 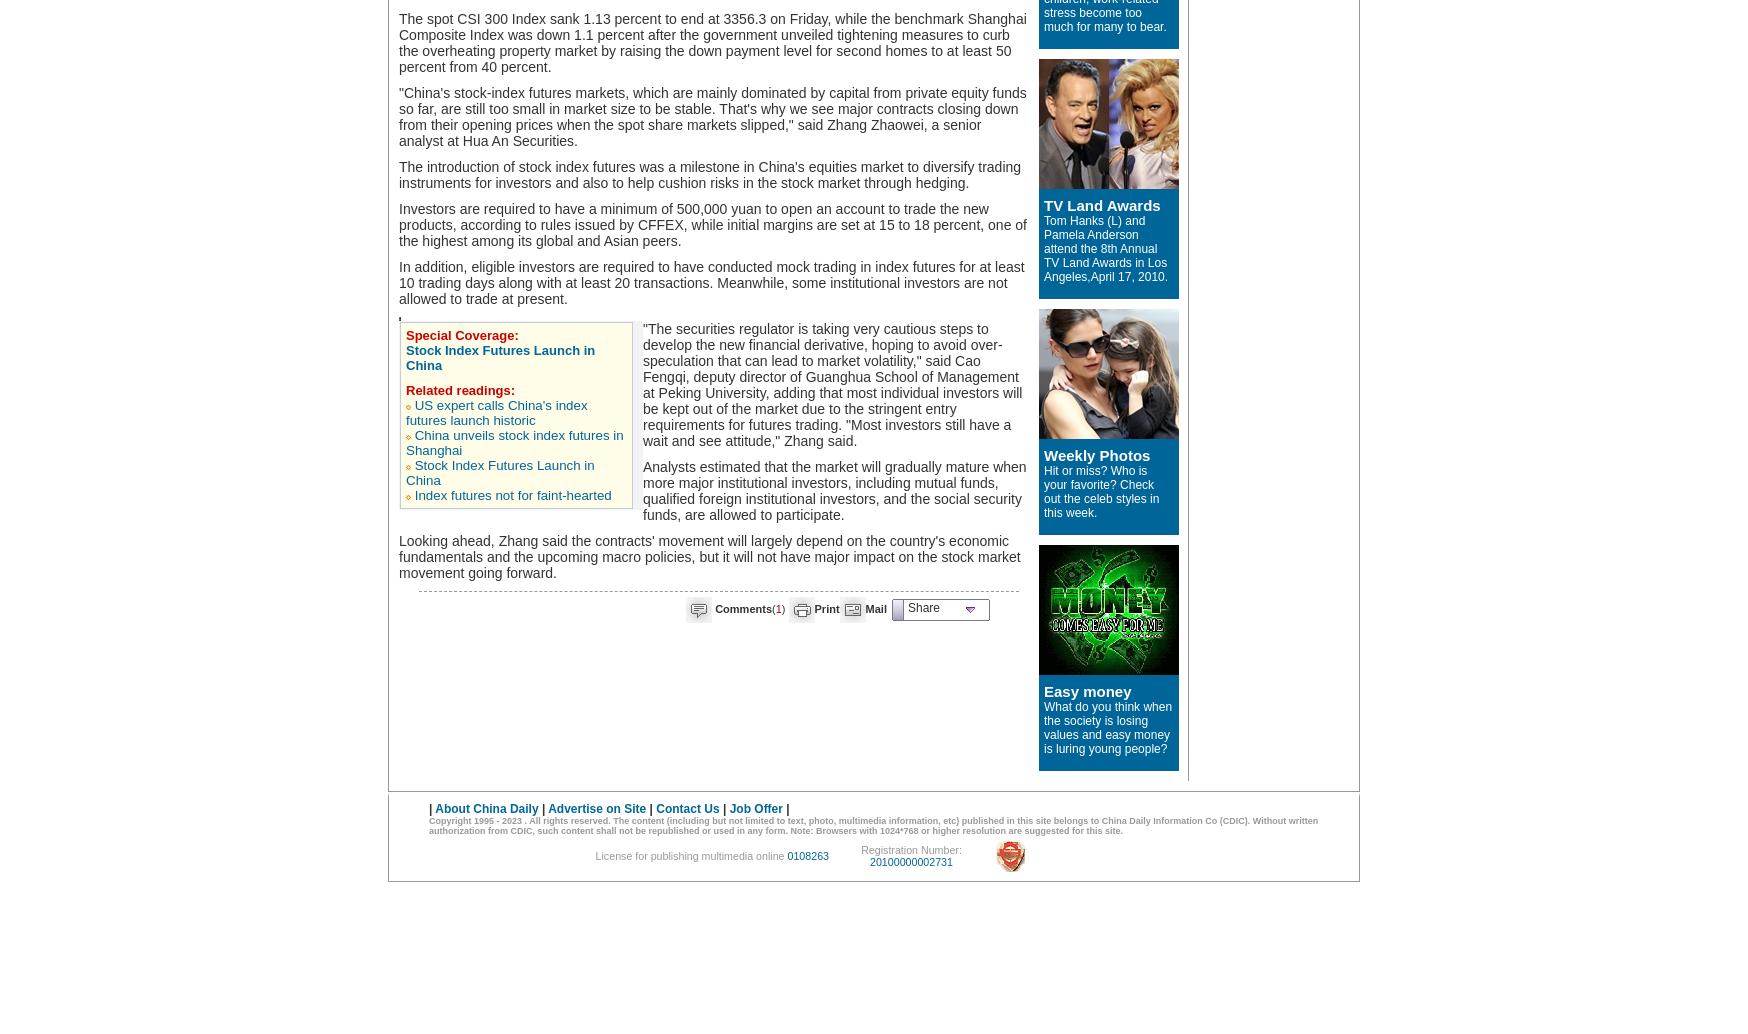 I want to click on 'Looking ahead, Zhang said the contracts' movement will largely depend on the country's economic fundamentals and the upcoming macro policies, but it will not have major impact on the stock market movement going forward.', so click(x=709, y=557).